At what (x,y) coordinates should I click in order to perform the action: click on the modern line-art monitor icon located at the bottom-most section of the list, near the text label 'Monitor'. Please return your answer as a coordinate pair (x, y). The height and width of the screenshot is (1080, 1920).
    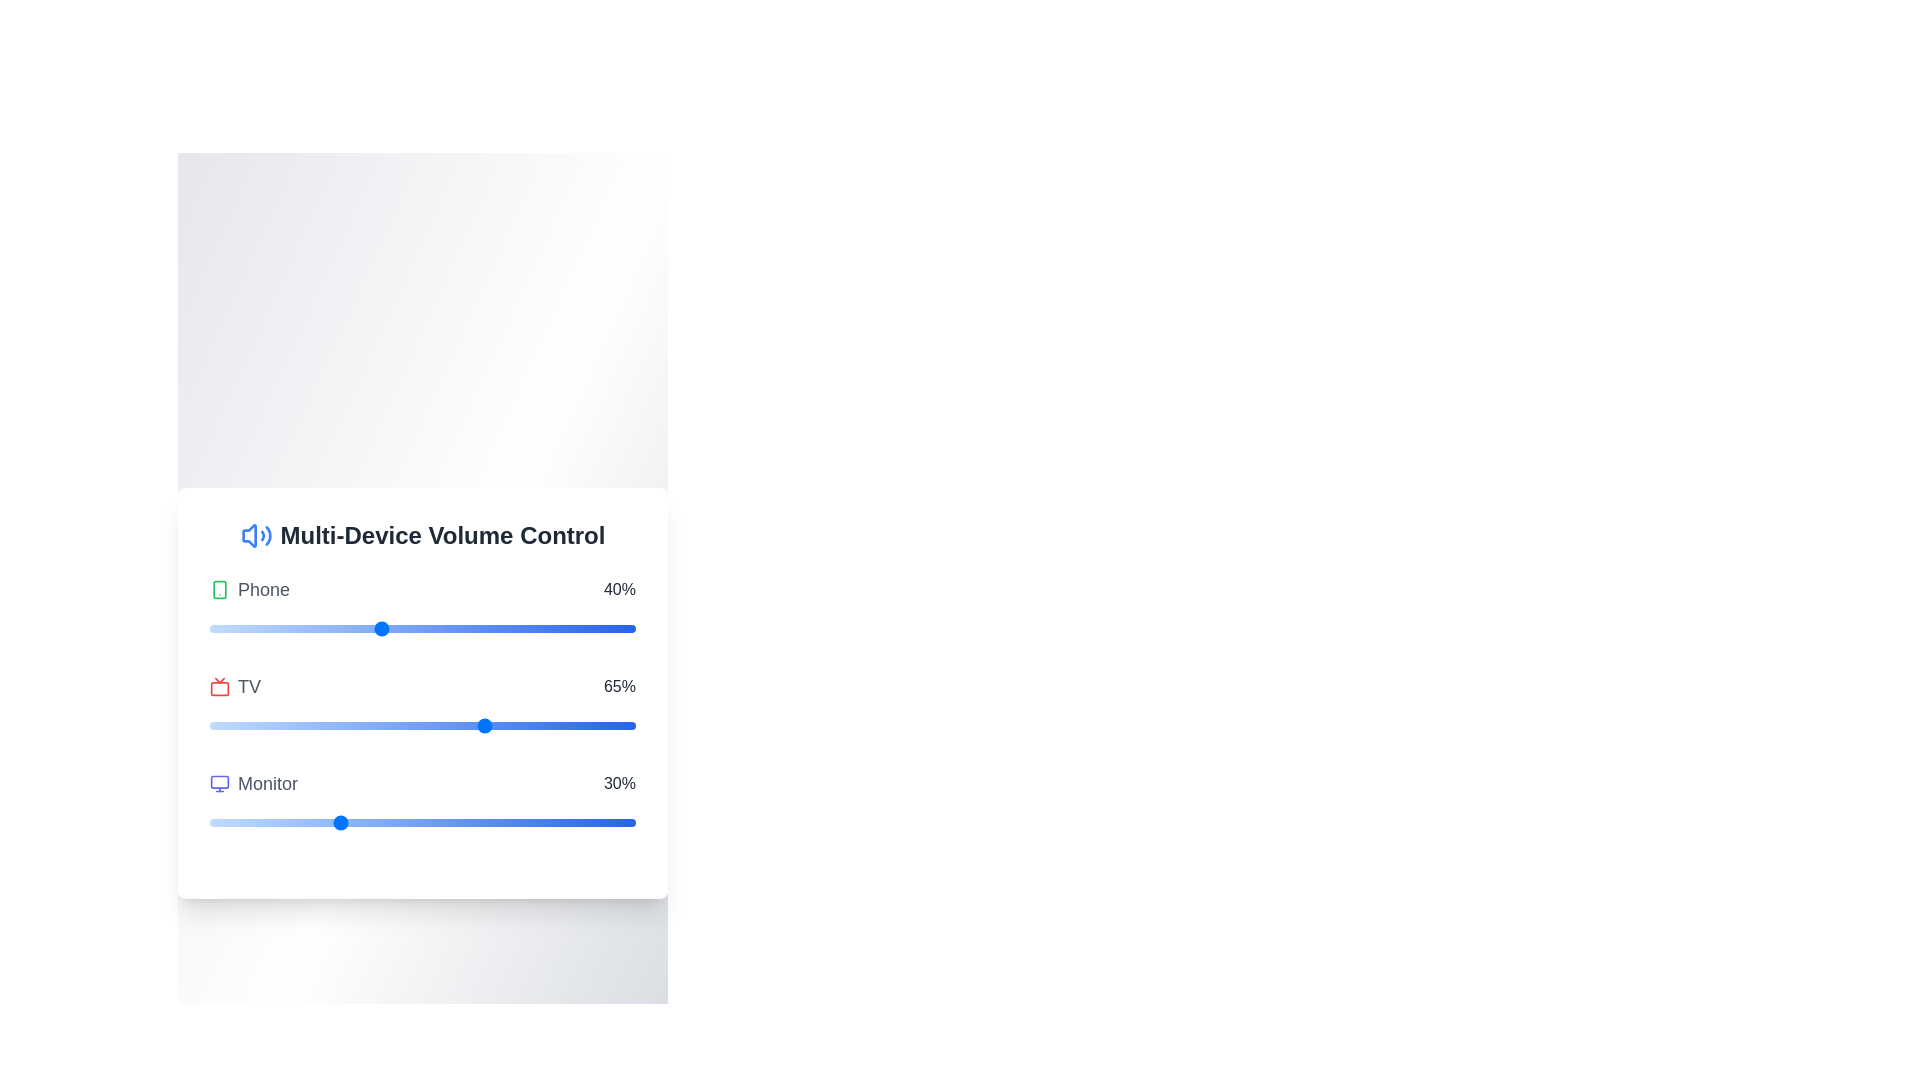
    Looking at the image, I should click on (220, 782).